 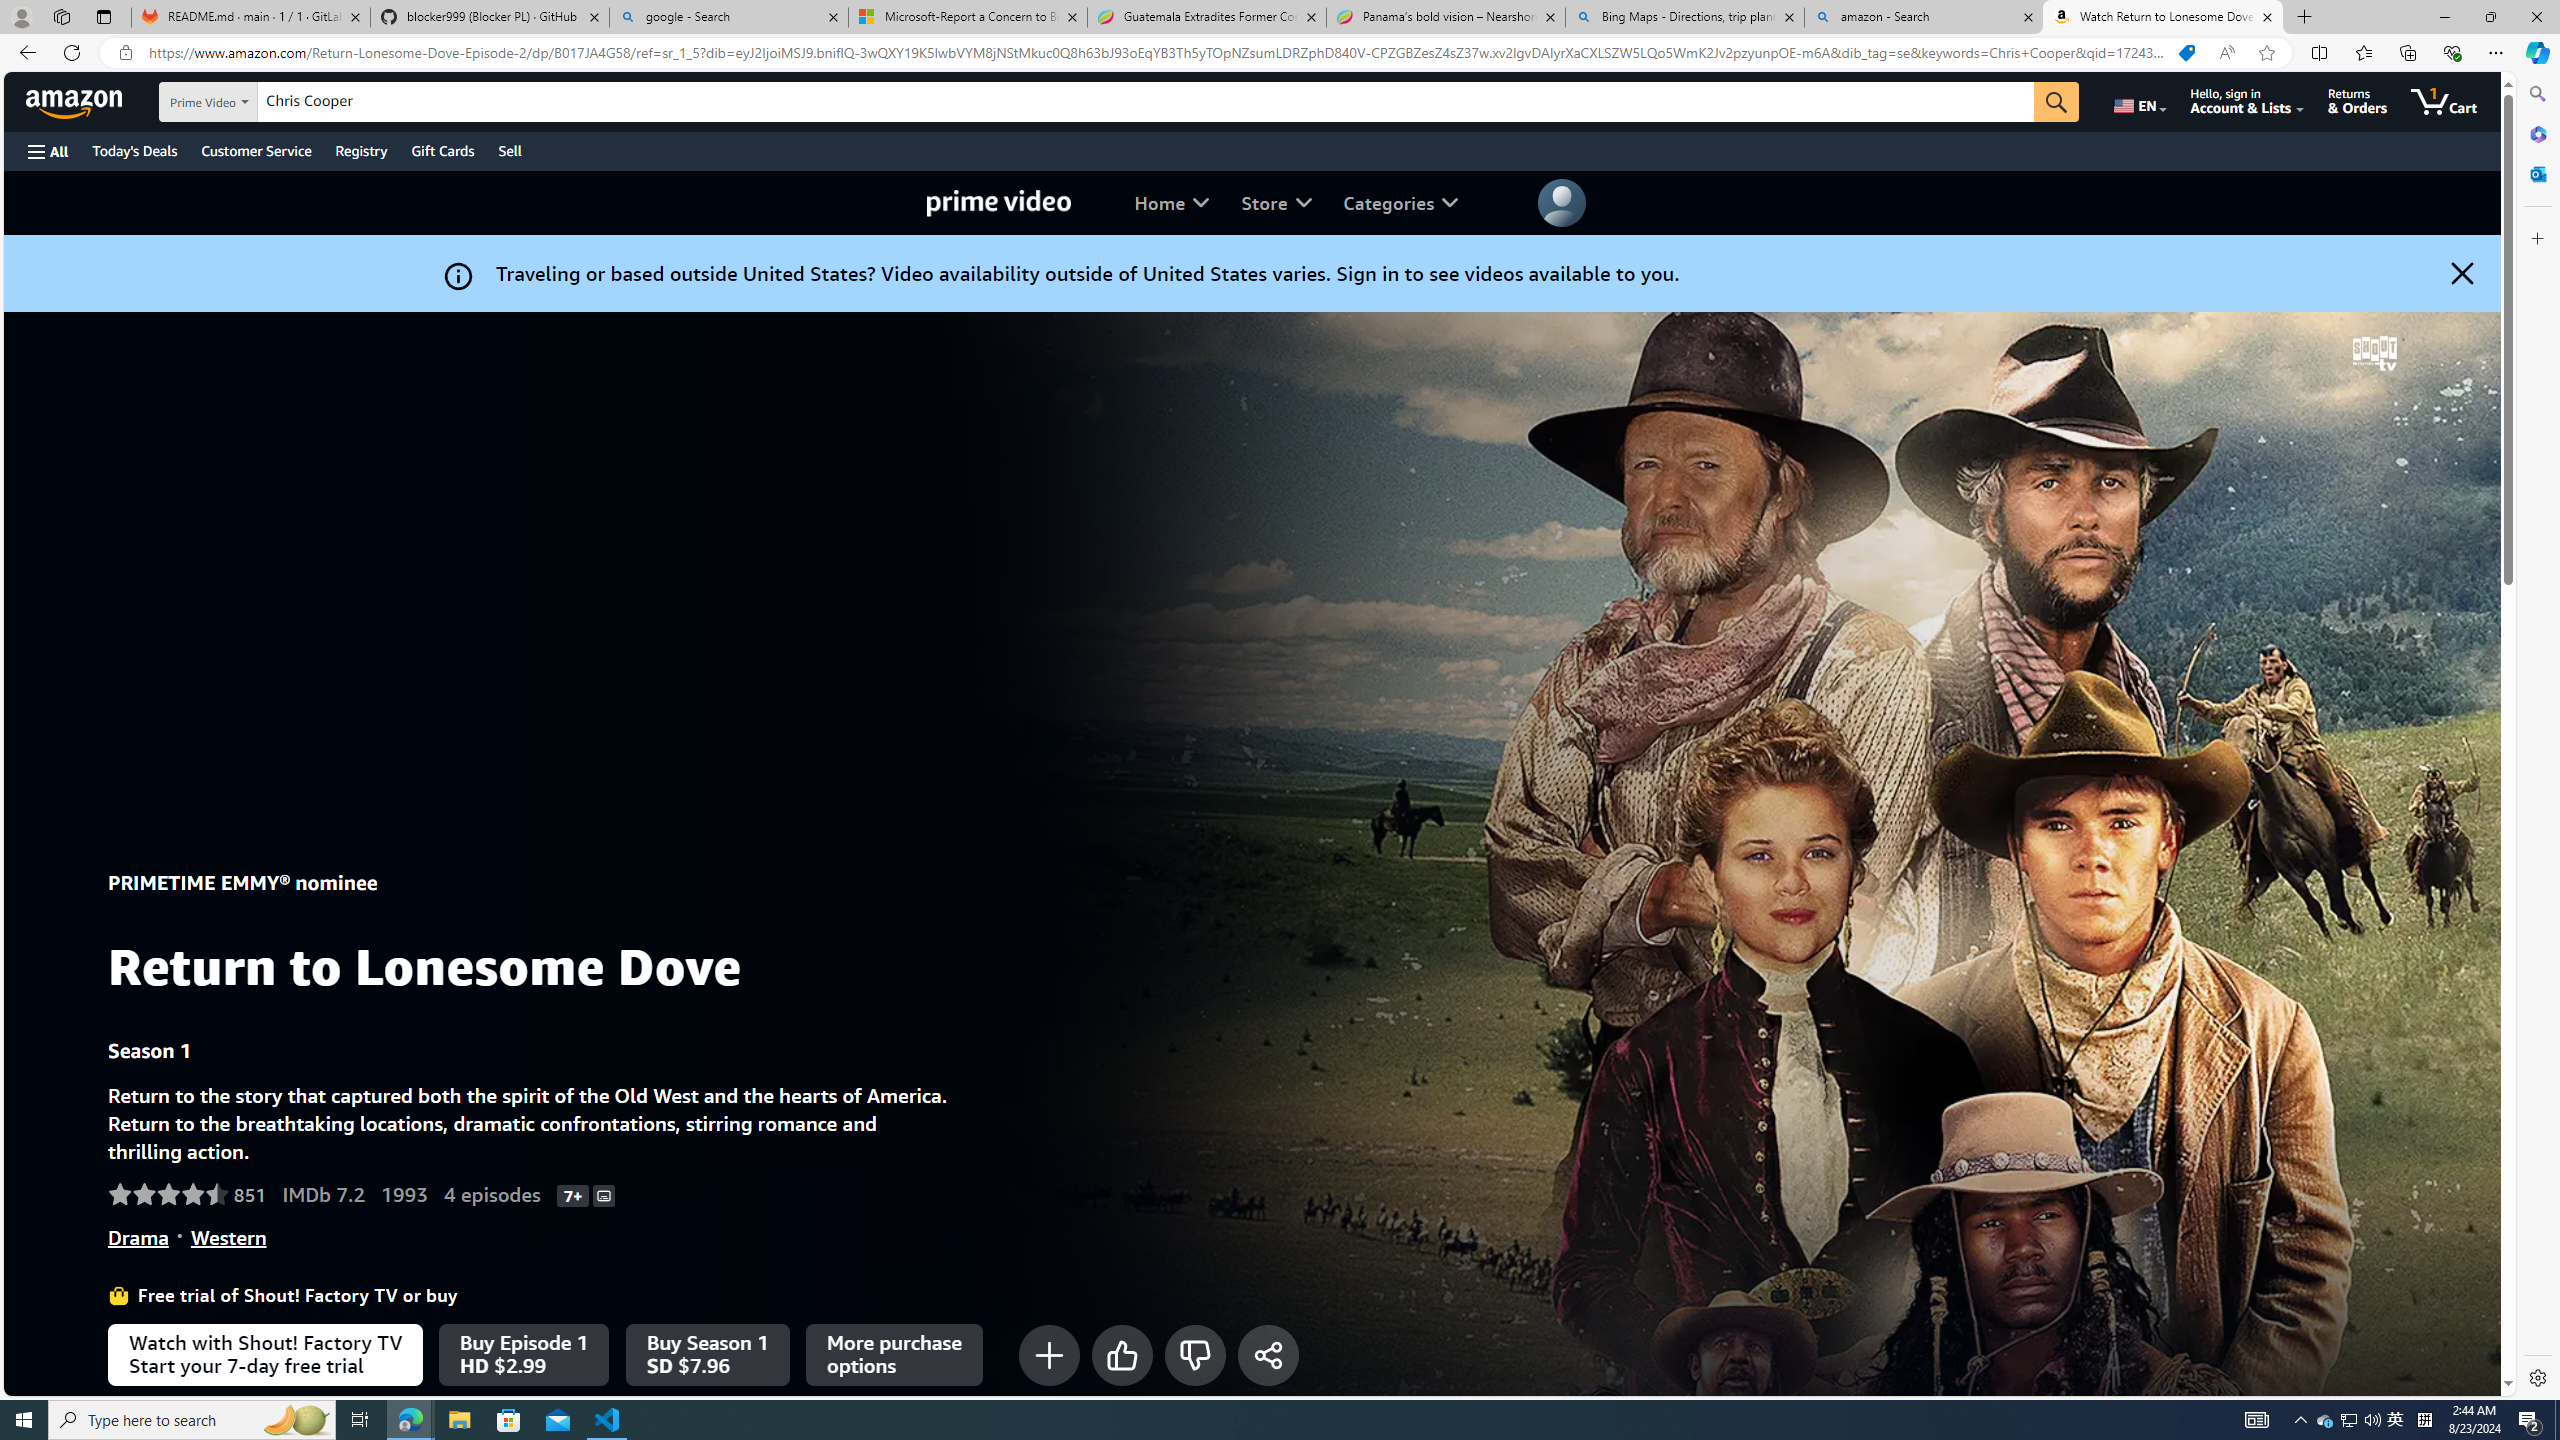 I want to click on 'Skip to main content', so click(x=85, y=99).